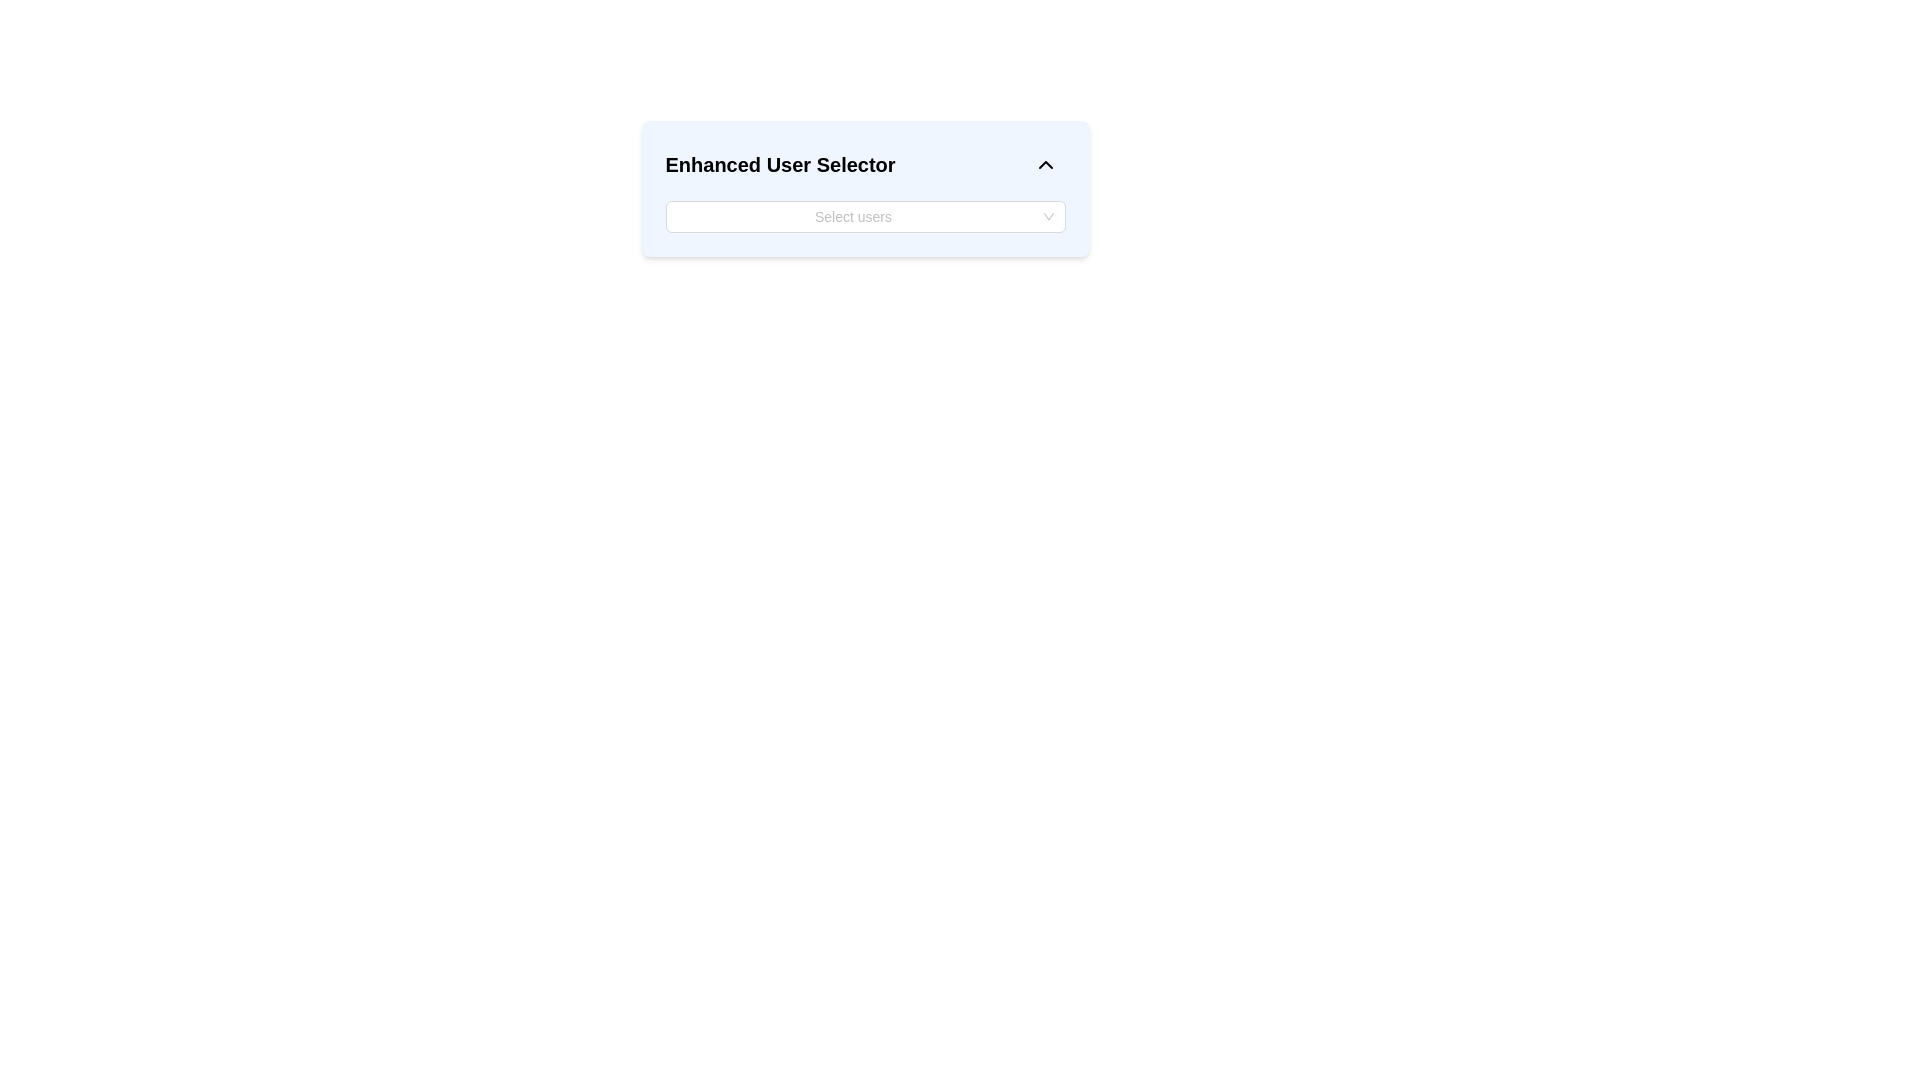 Image resolution: width=1920 pixels, height=1080 pixels. I want to click on the non-interactive placeholder element located inside the 'Select users' dropdown component of the 'Enhanced User Selector' section, so click(679, 216).